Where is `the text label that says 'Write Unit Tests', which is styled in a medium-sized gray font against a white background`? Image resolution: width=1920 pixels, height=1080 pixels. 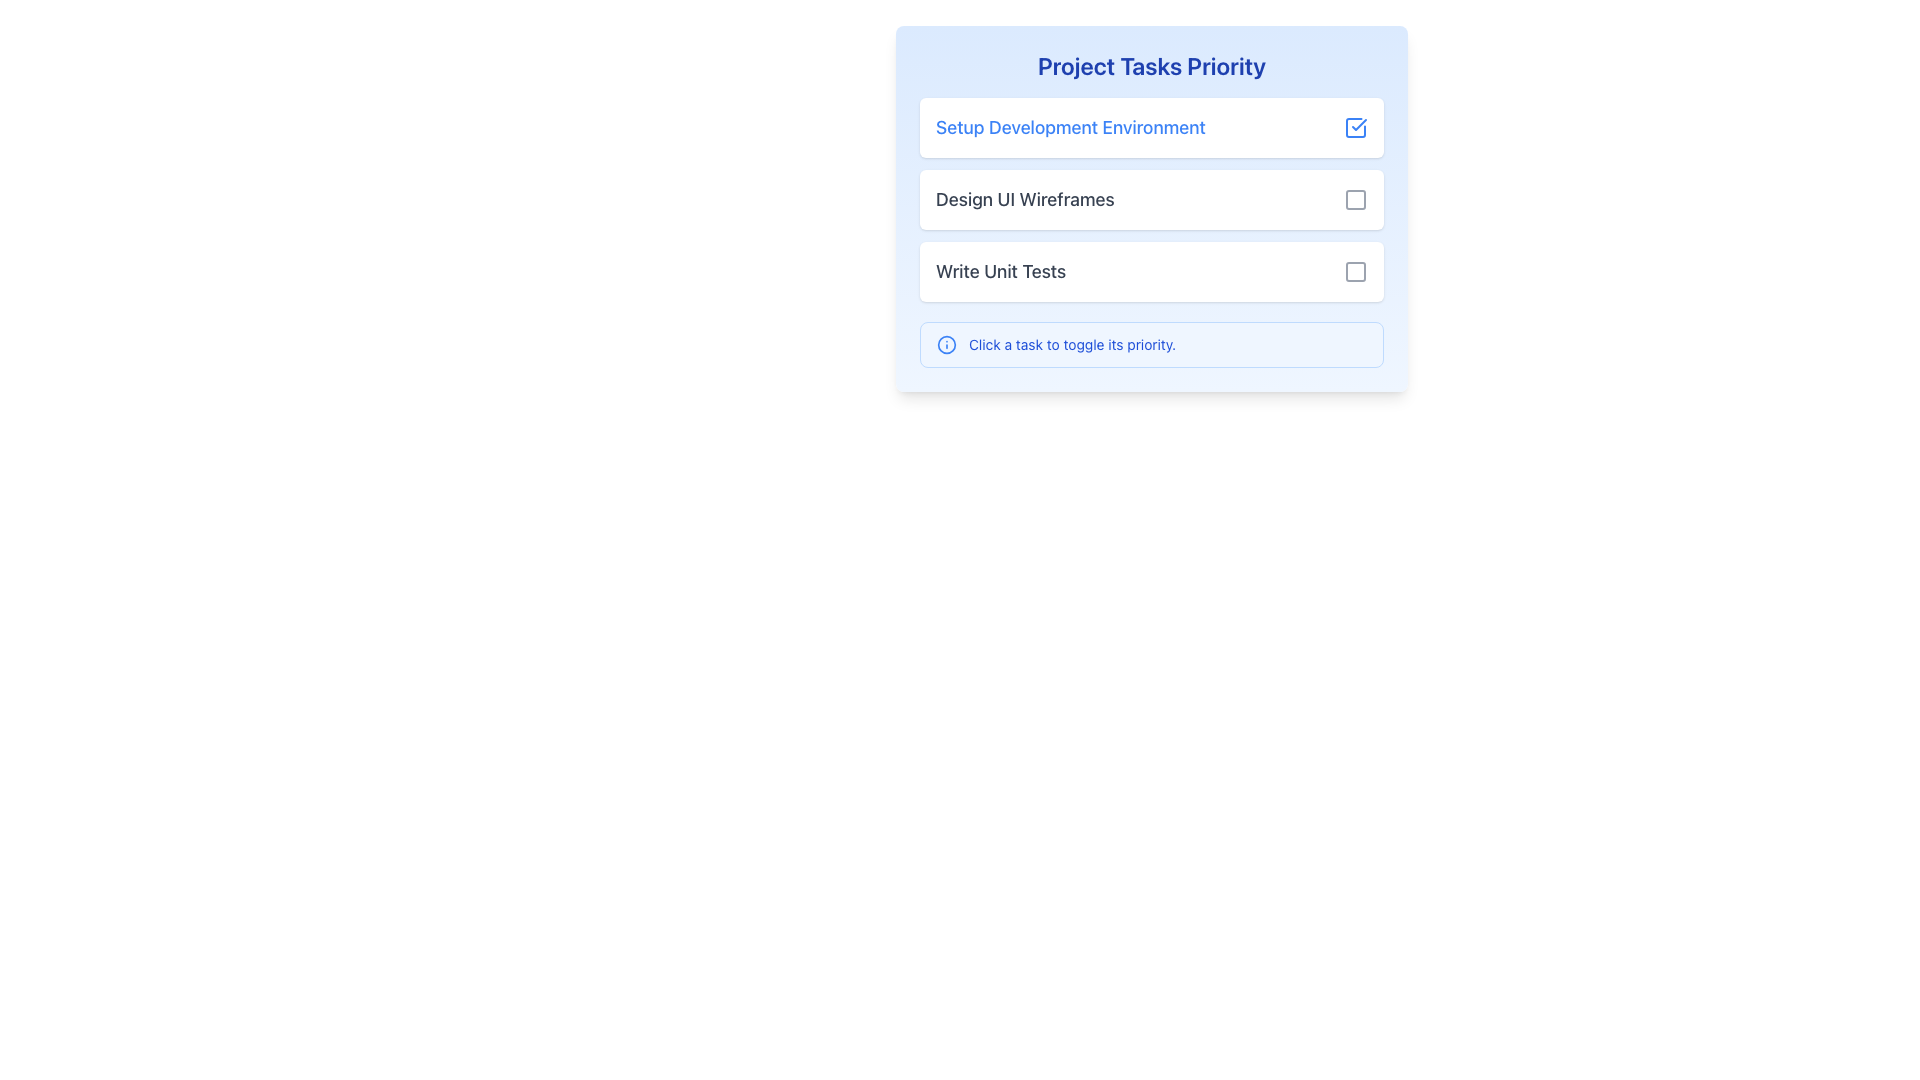
the text label that says 'Write Unit Tests', which is styled in a medium-sized gray font against a white background is located at coordinates (1001, 272).